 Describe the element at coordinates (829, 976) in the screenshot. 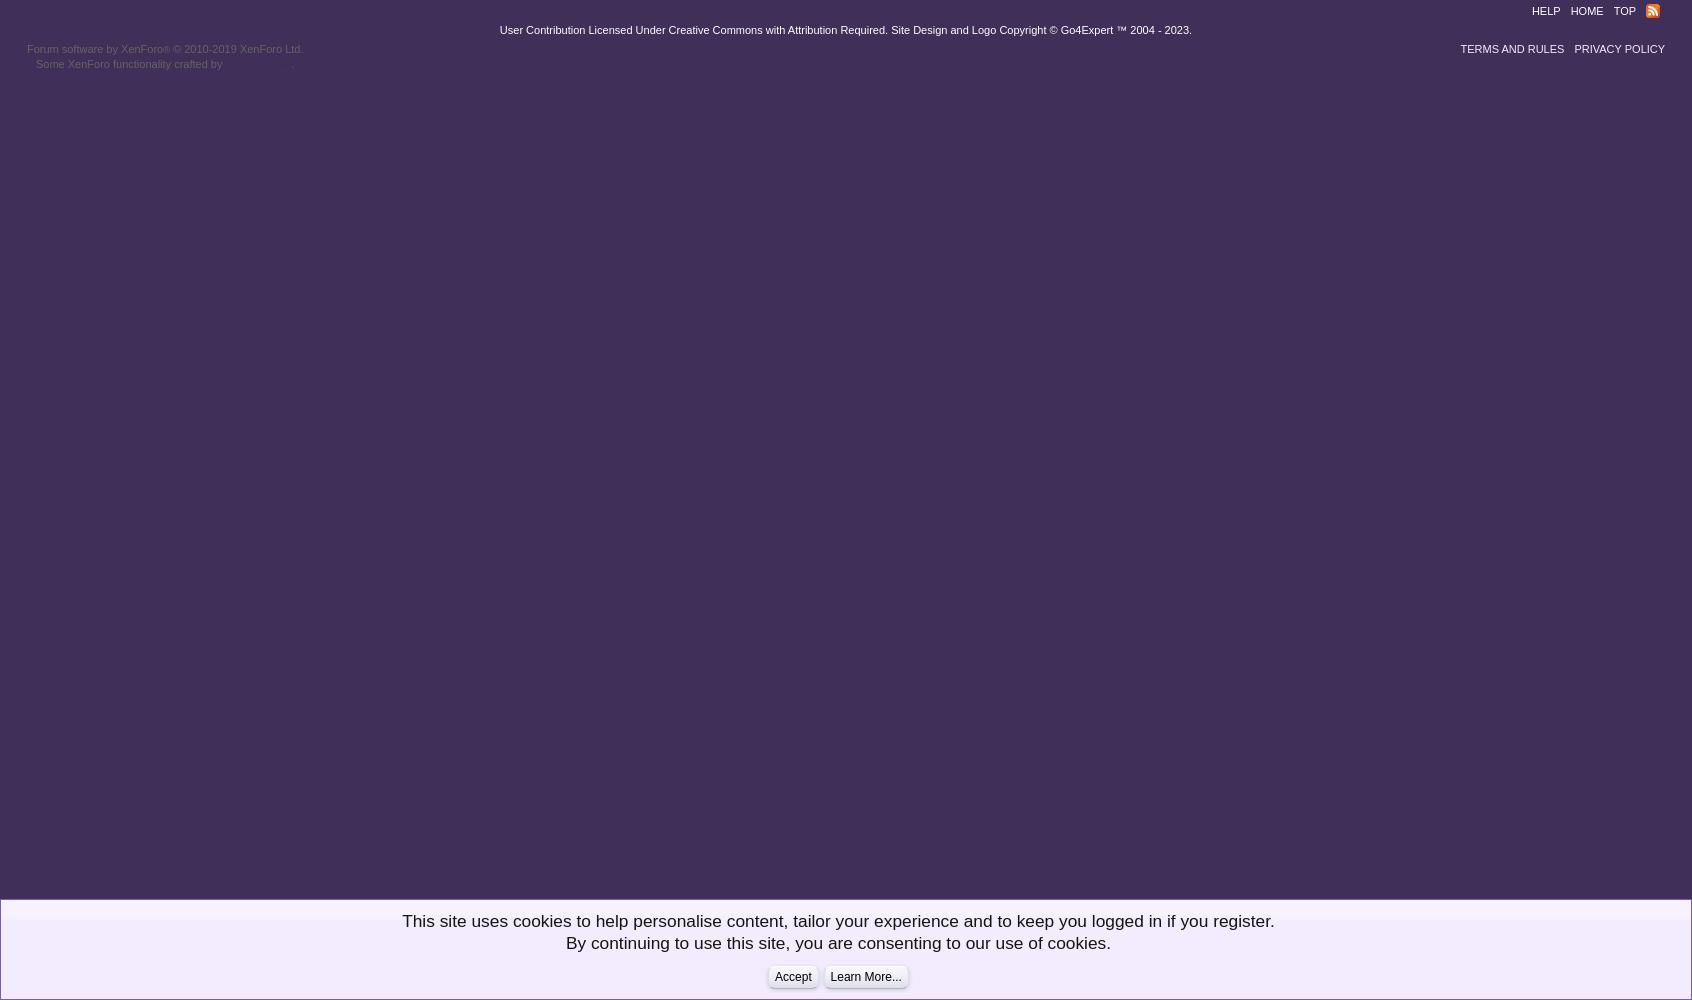

I see `'Learn More...'` at that location.